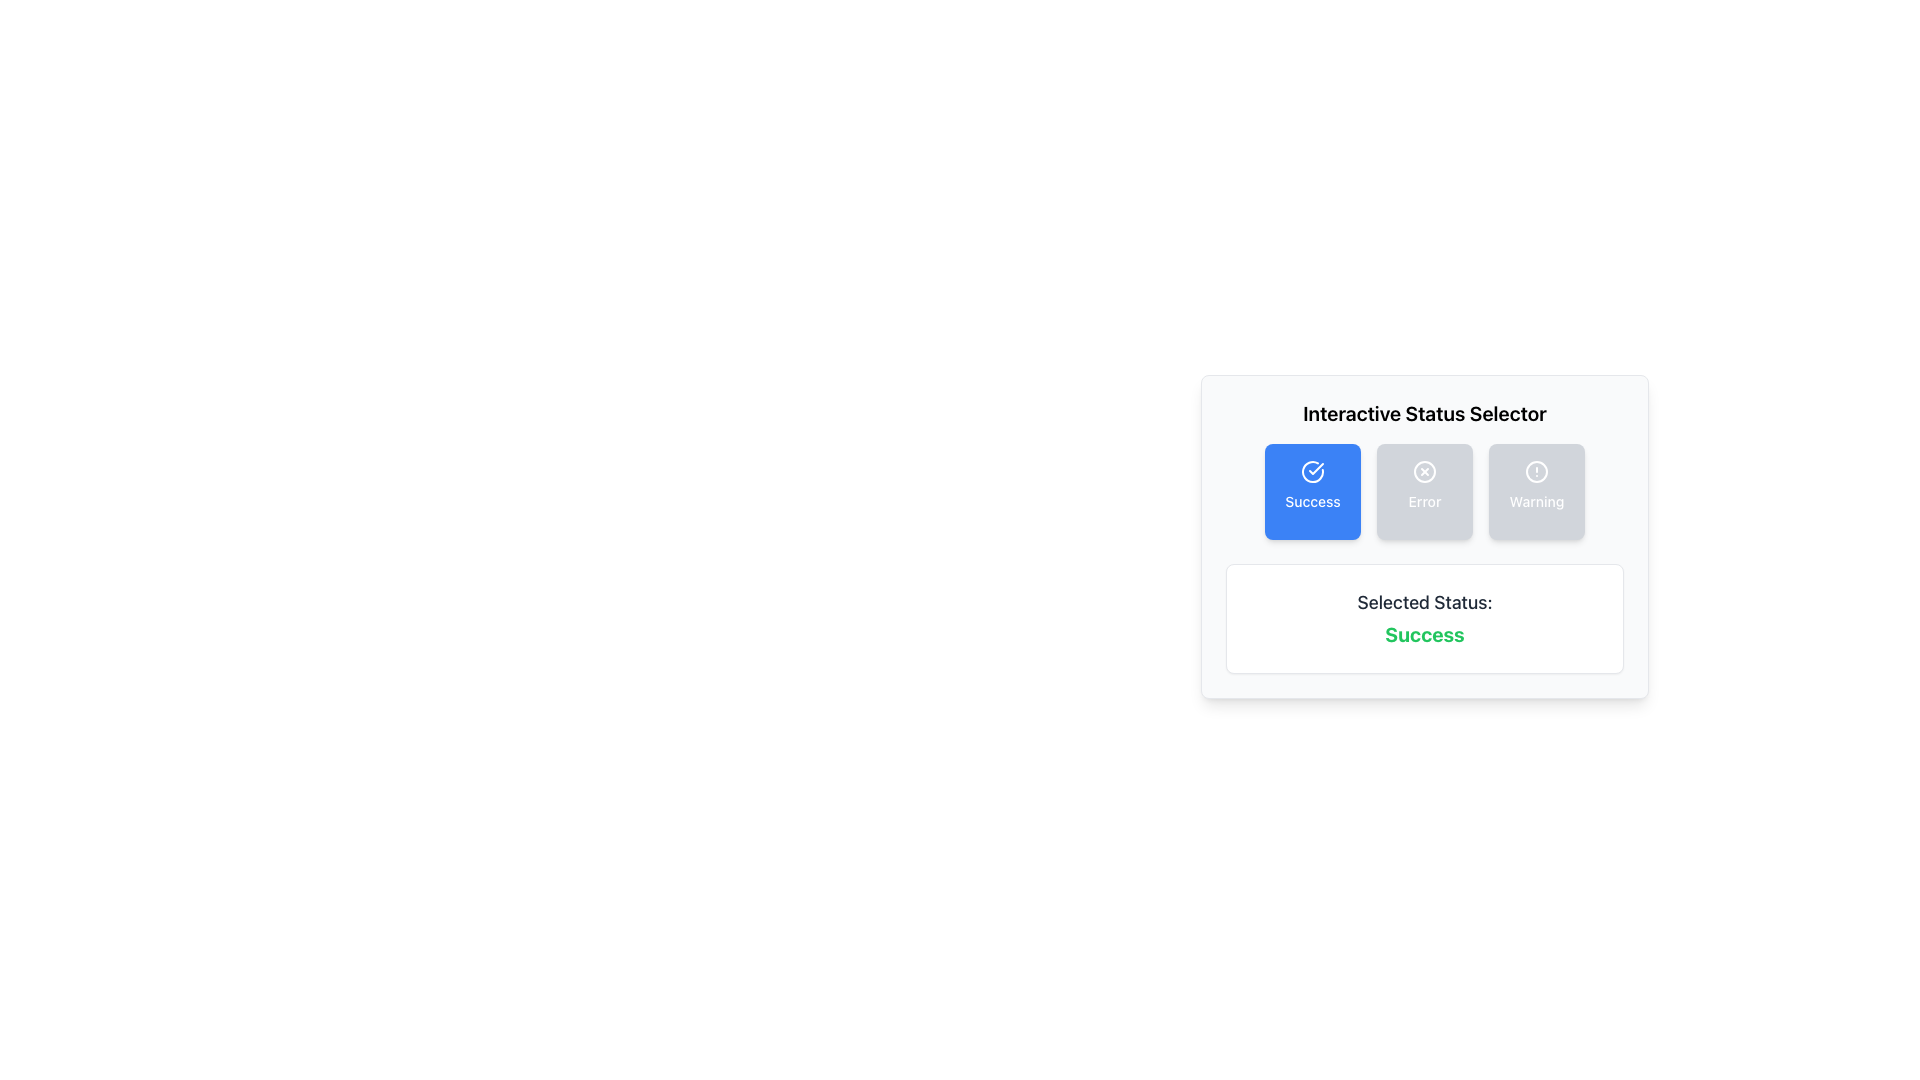 The height and width of the screenshot is (1080, 1920). What do you see at coordinates (1313, 492) in the screenshot?
I see `the 'Success' button, which is the first button from the left in a horizontal row of three buttons` at bounding box center [1313, 492].